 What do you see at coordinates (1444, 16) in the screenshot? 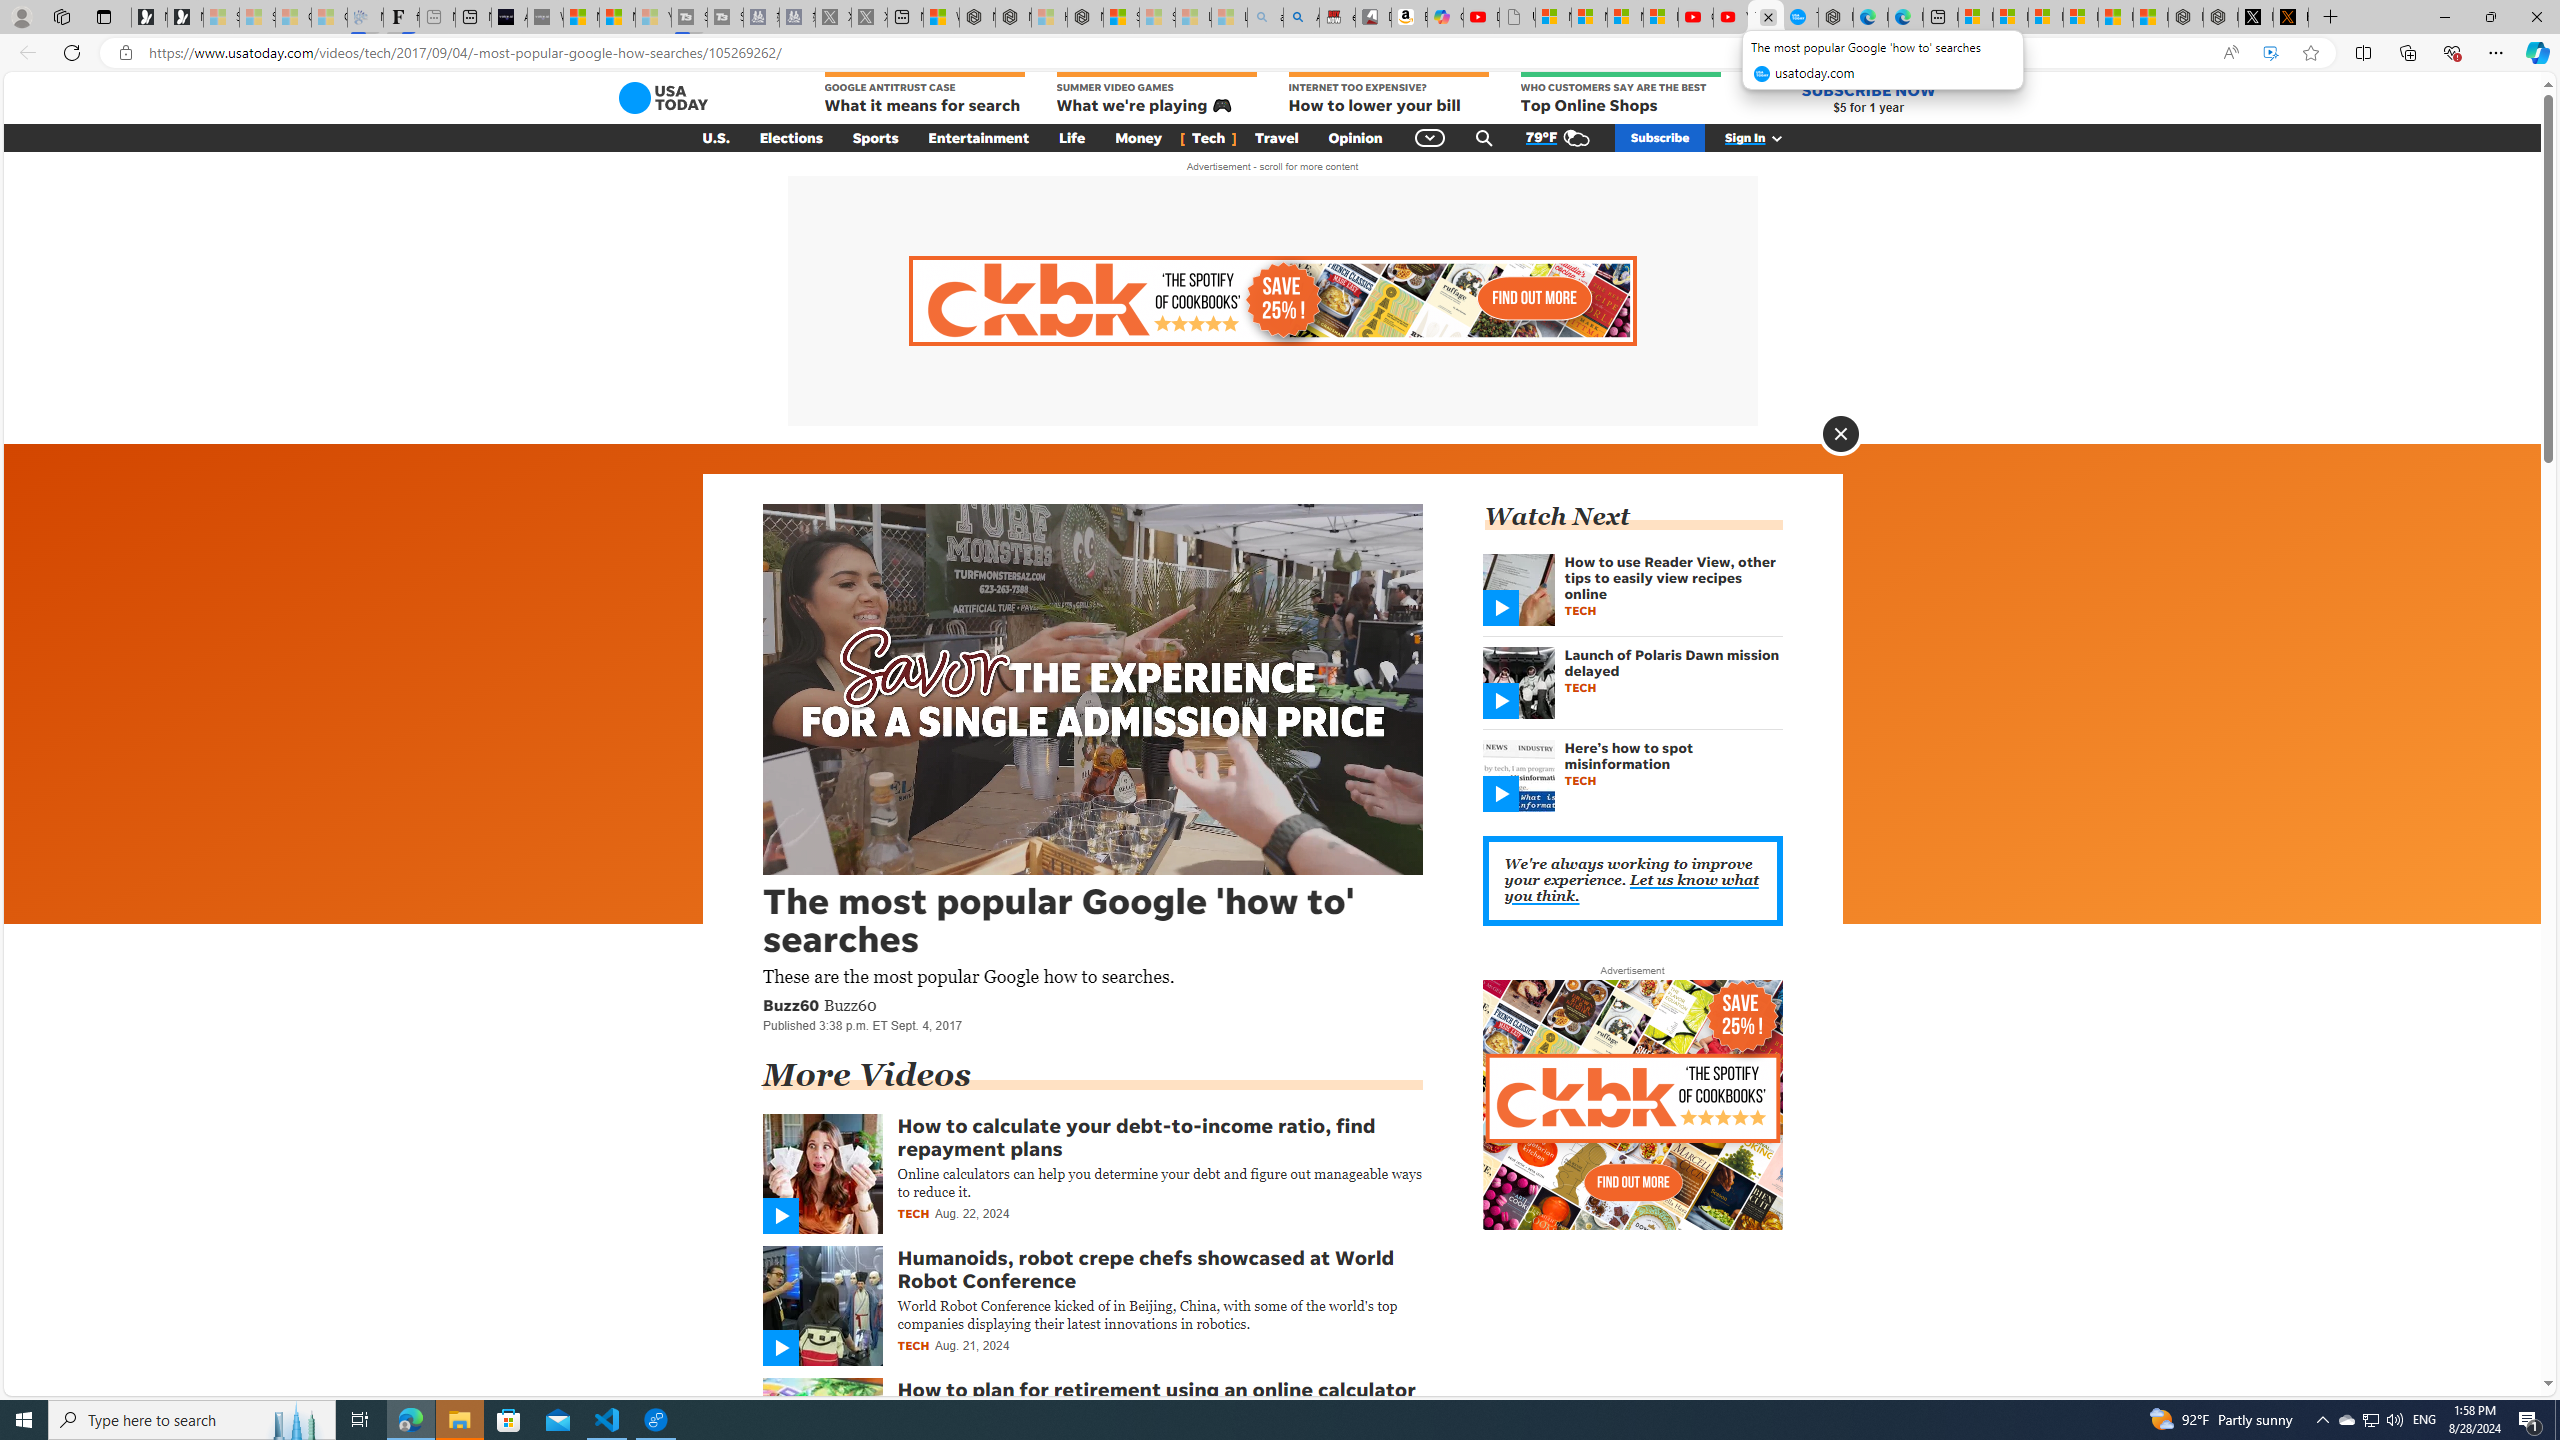
I see `'Copilot'` at bounding box center [1444, 16].